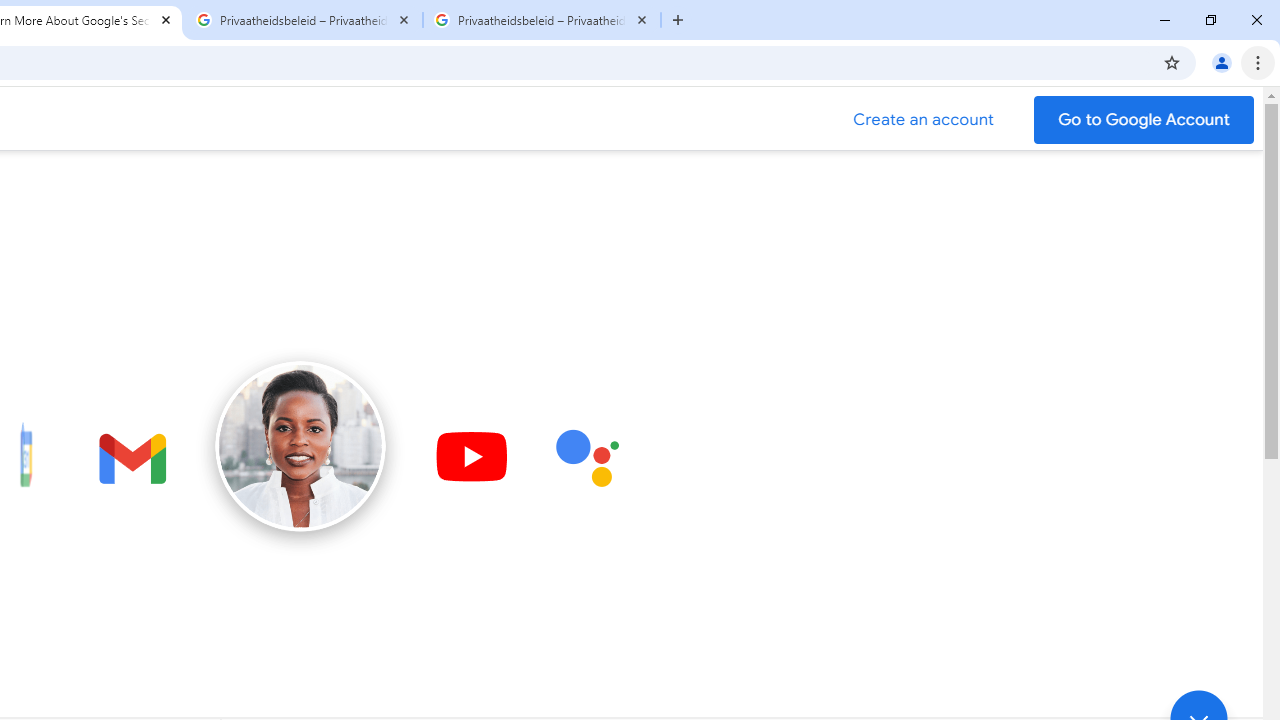  I want to click on 'Bookmark this tab', so click(1171, 61).